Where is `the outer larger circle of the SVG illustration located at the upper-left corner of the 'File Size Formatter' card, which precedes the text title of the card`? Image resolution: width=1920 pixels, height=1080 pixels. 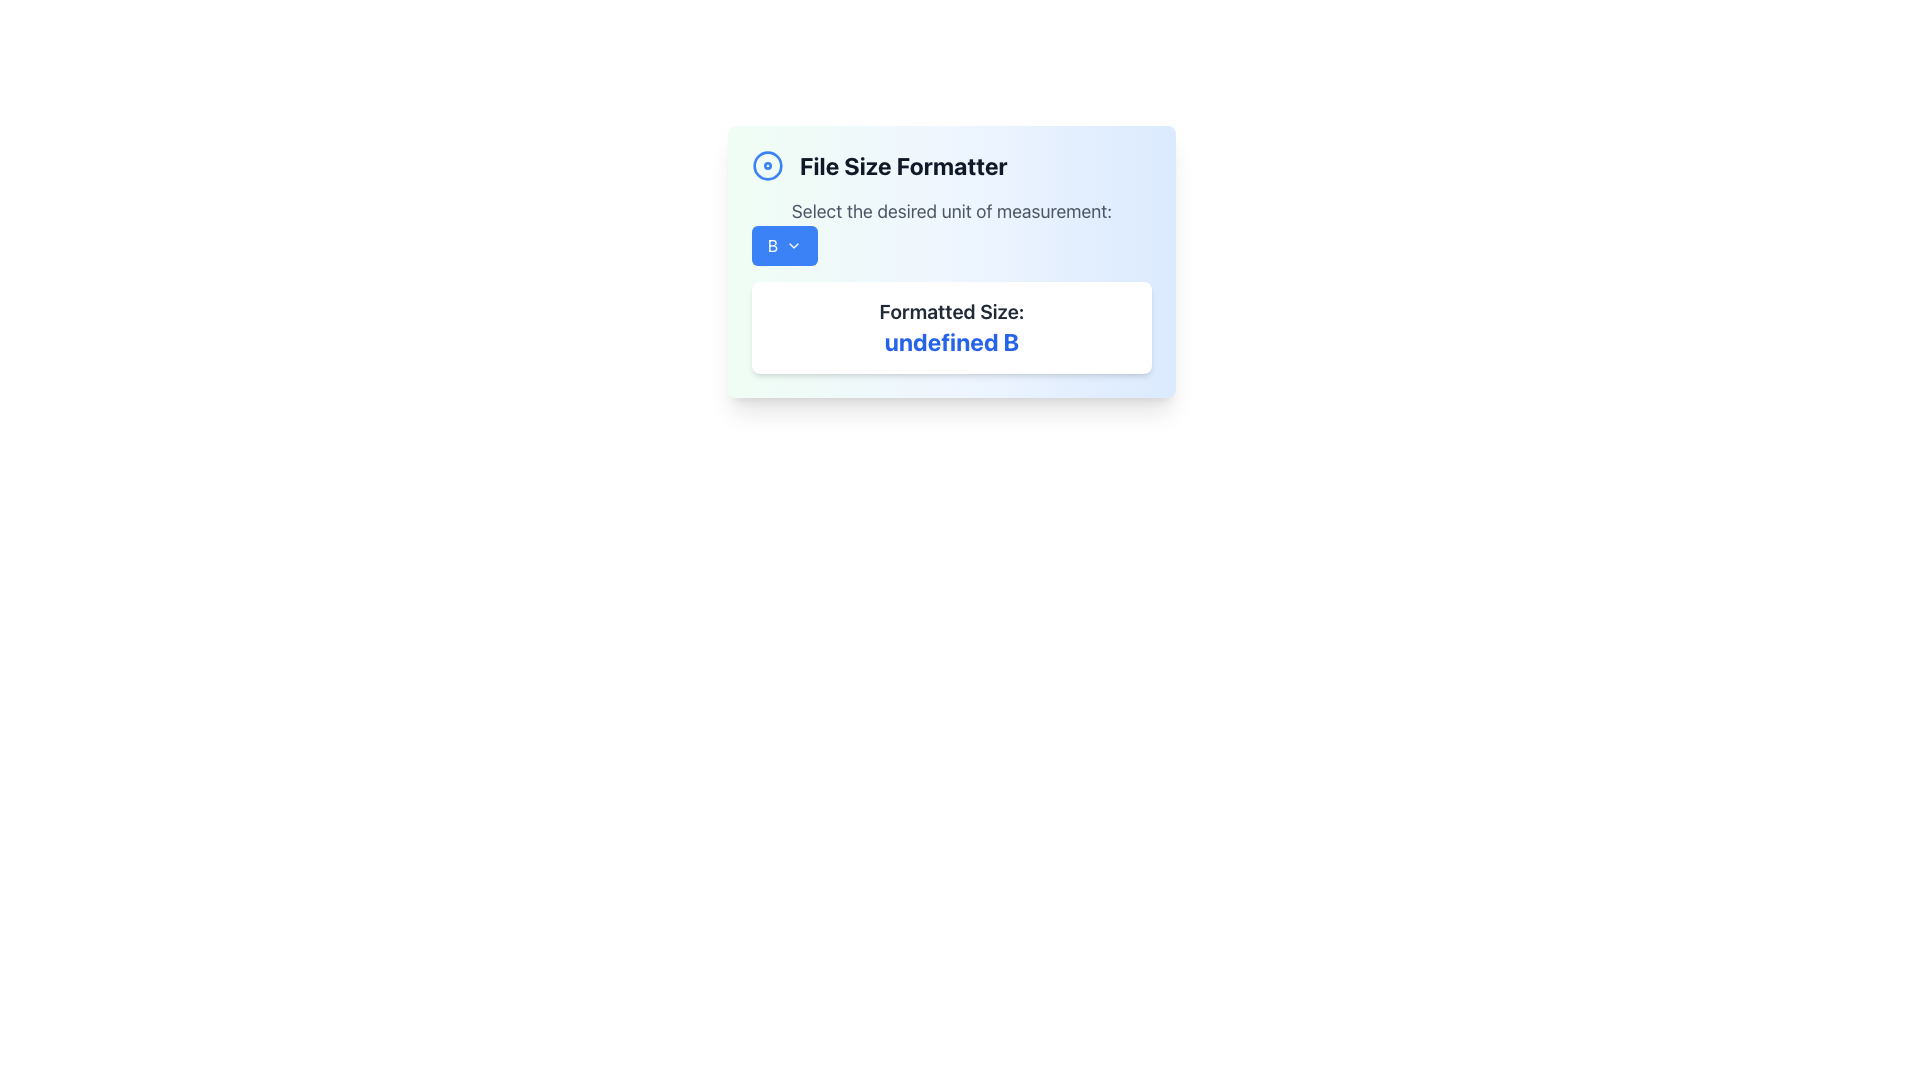
the outer larger circle of the SVG illustration located at the upper-left corner of the 'File Size Formatter' card, which precedes the text title of the card is located at coordinates (767, 164).